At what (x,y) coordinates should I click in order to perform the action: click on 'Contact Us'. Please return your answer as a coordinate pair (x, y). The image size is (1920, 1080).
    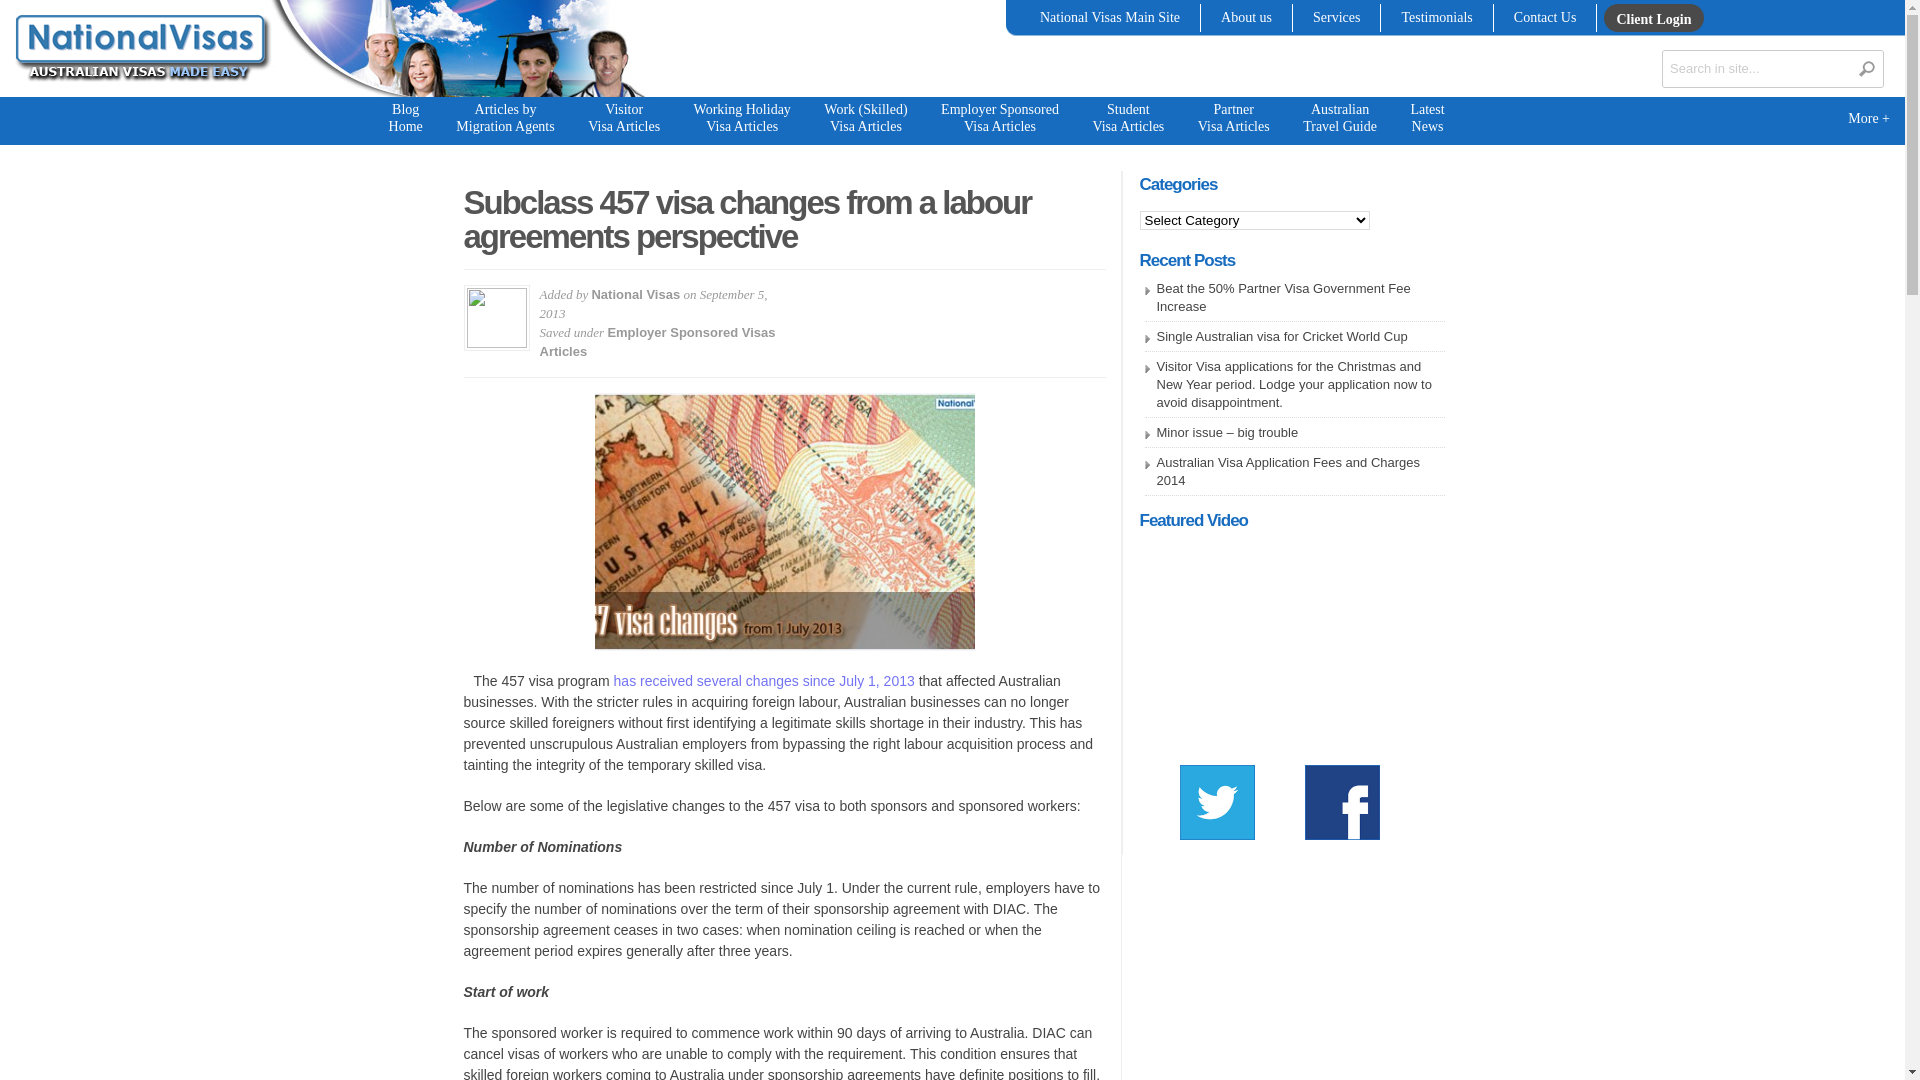
    Looking at the image, I should click on (1544, 18).